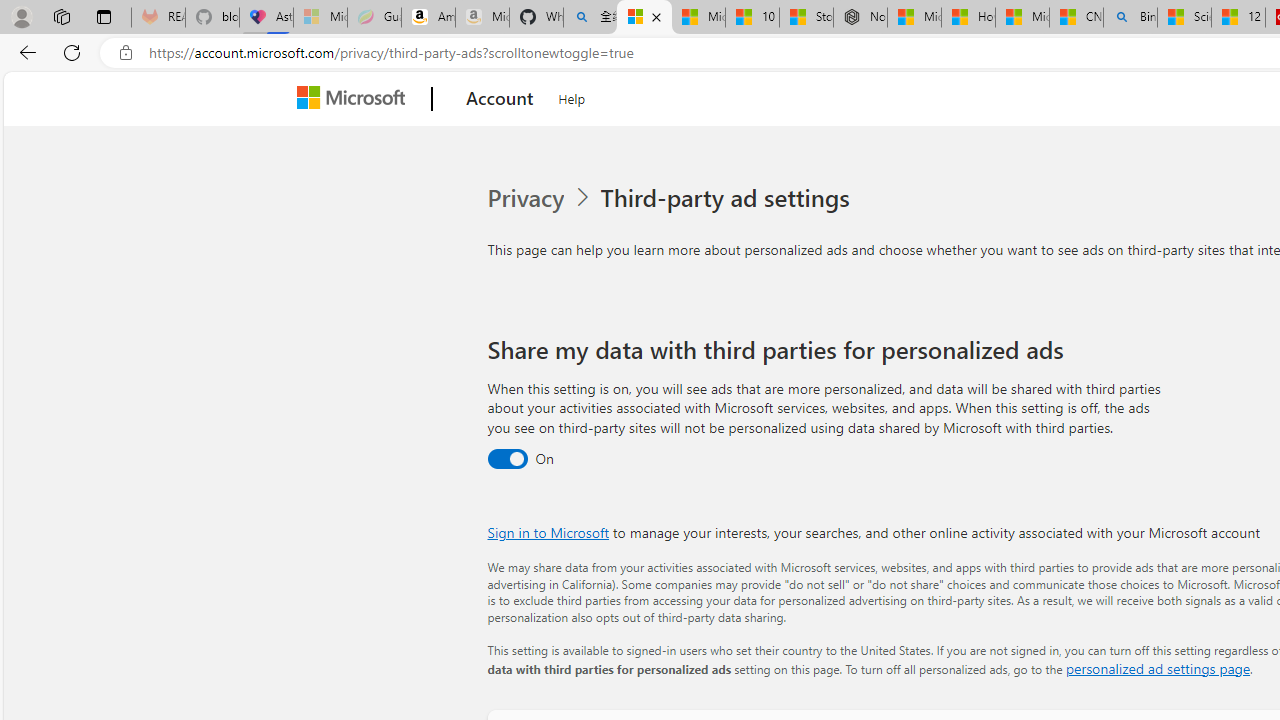  Describe the element at coordinates (571, 96) in the screenshot. I see `'Help'` at that location.